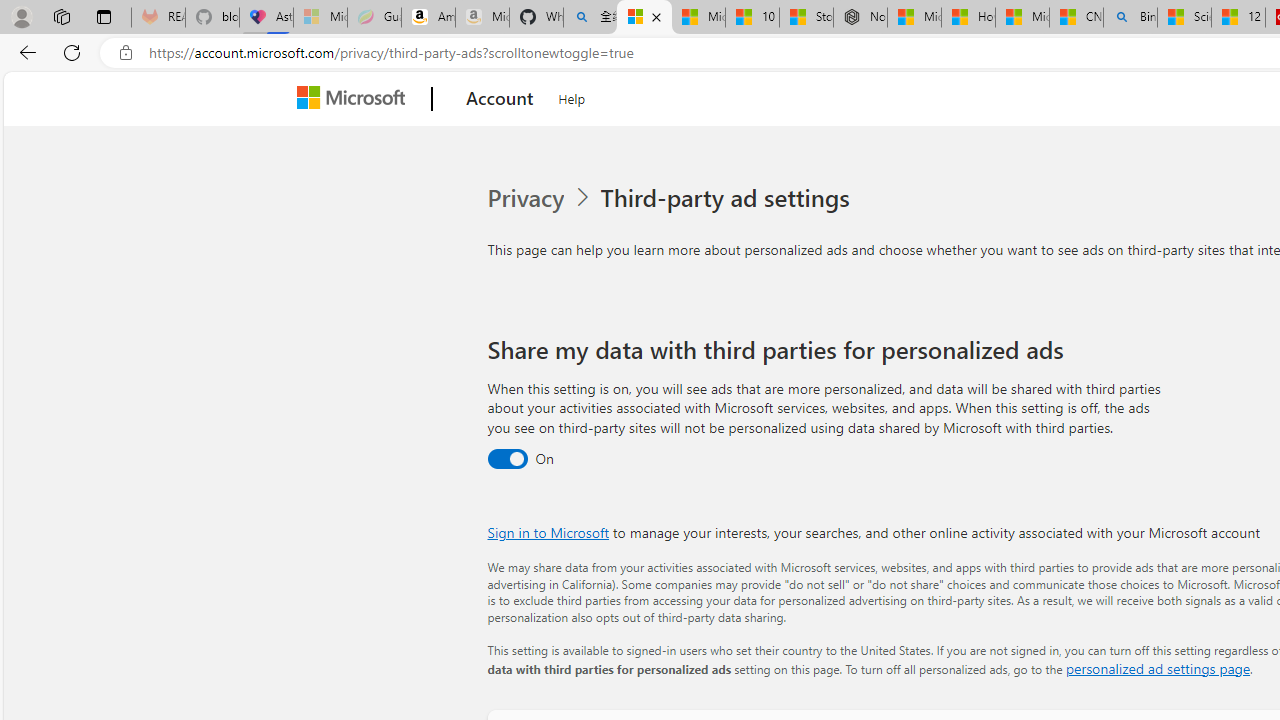  Describe the element at coordinates (571, 96) in the screenshot. I see `'Help'` at that location.